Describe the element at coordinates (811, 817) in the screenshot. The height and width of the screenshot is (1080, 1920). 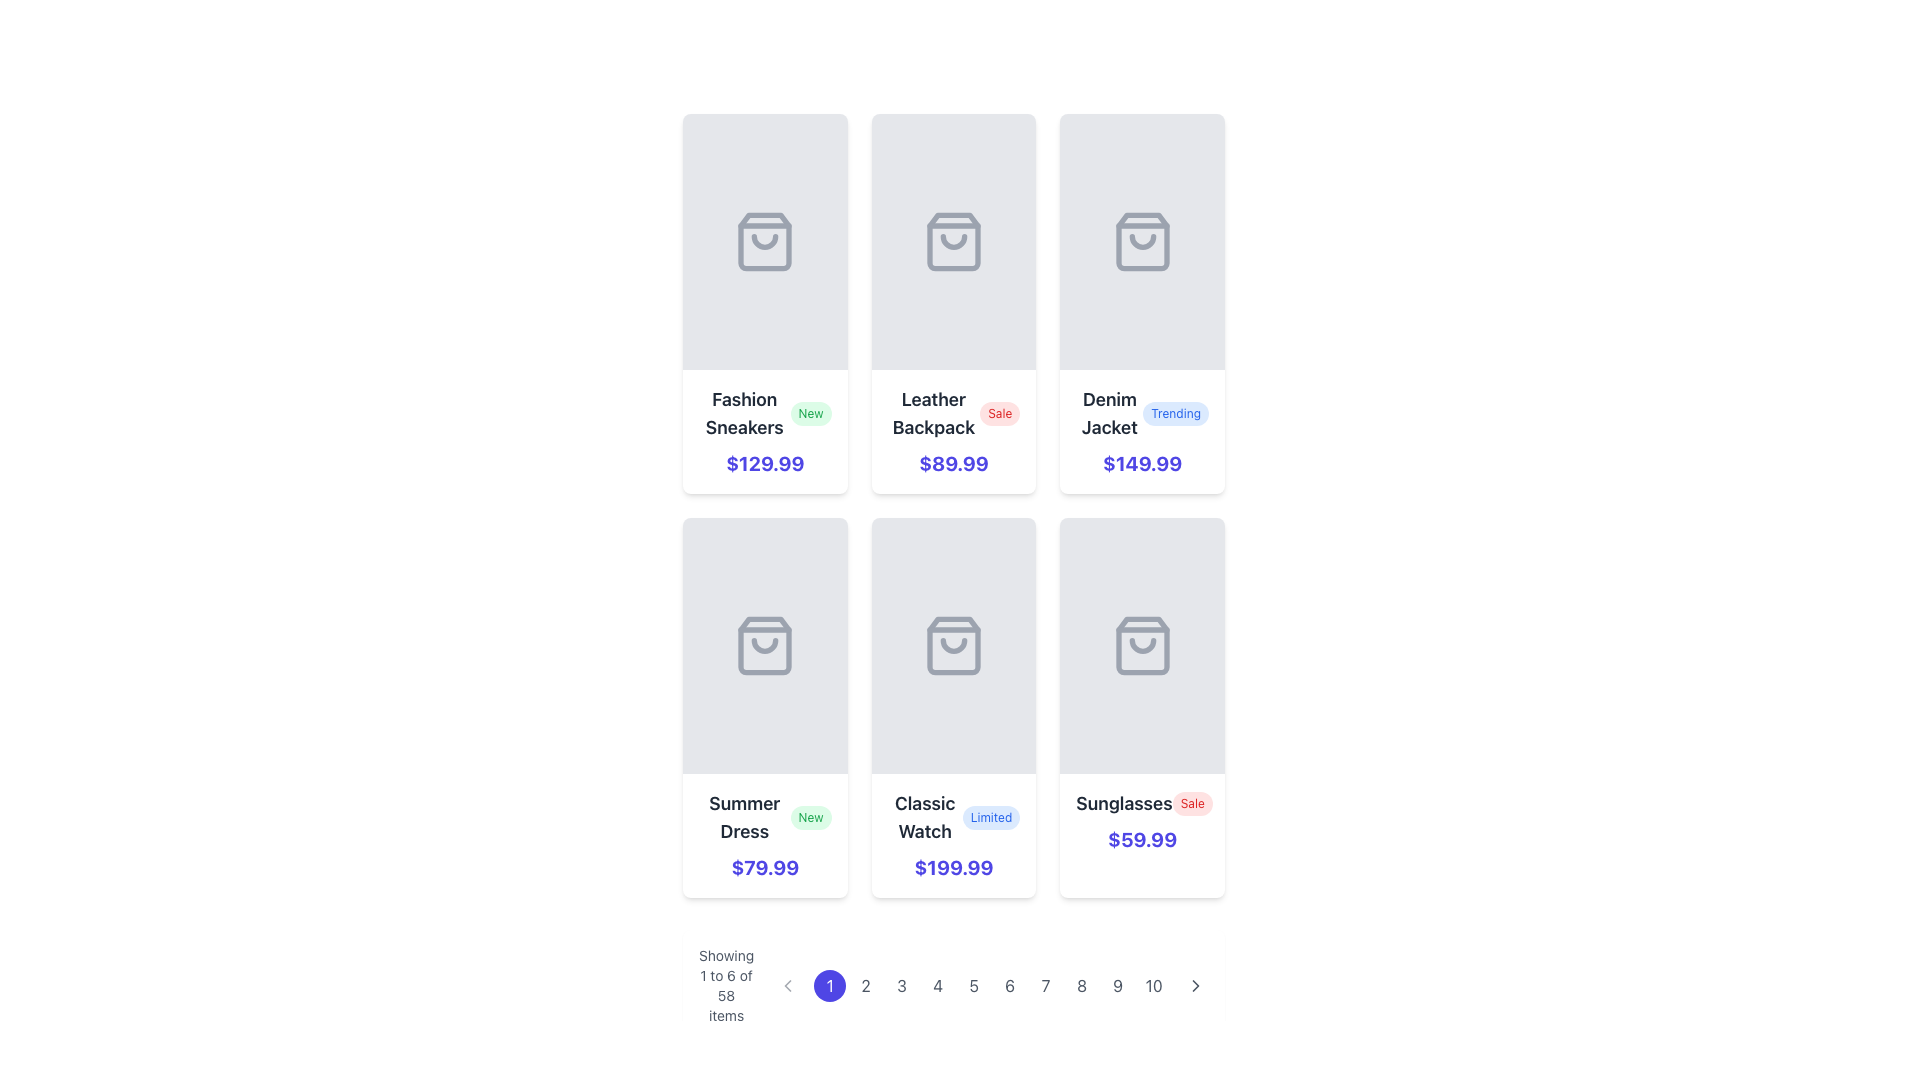
I see `the Badge or Label indicating 'Summer Dress' which is located at the bottom section of the product card, slightly to the right of the product title` at that location.